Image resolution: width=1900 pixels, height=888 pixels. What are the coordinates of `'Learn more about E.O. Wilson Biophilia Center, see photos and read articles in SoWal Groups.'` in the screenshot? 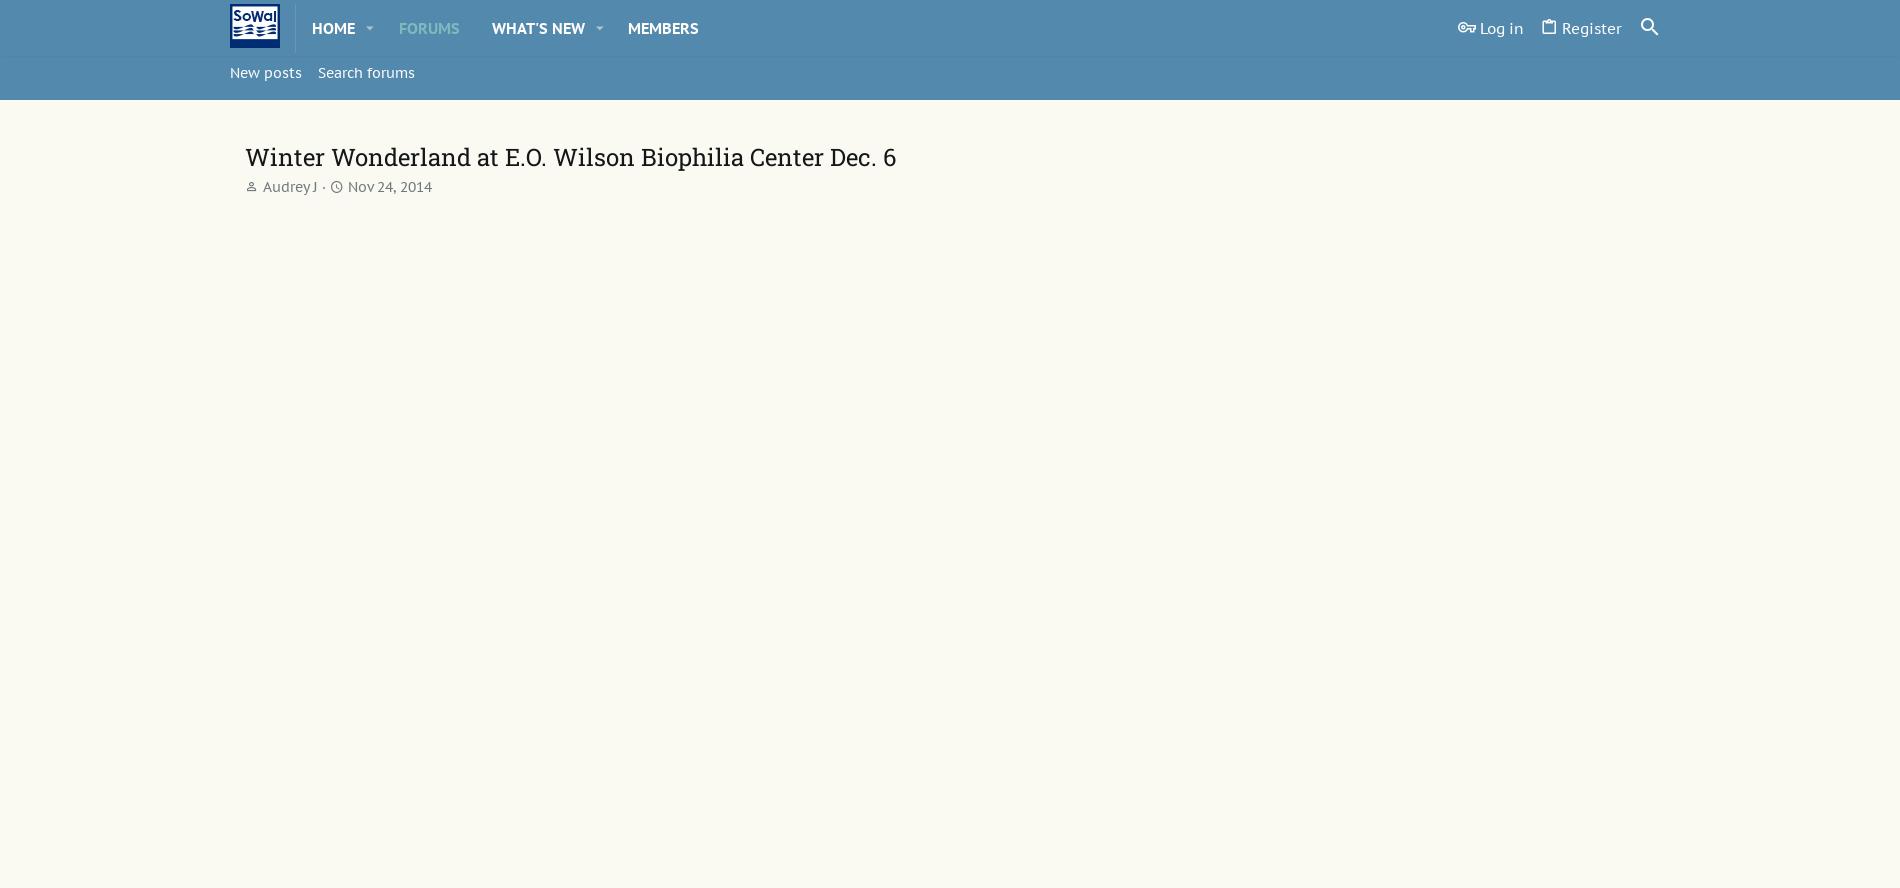 It's located at (712, 740).